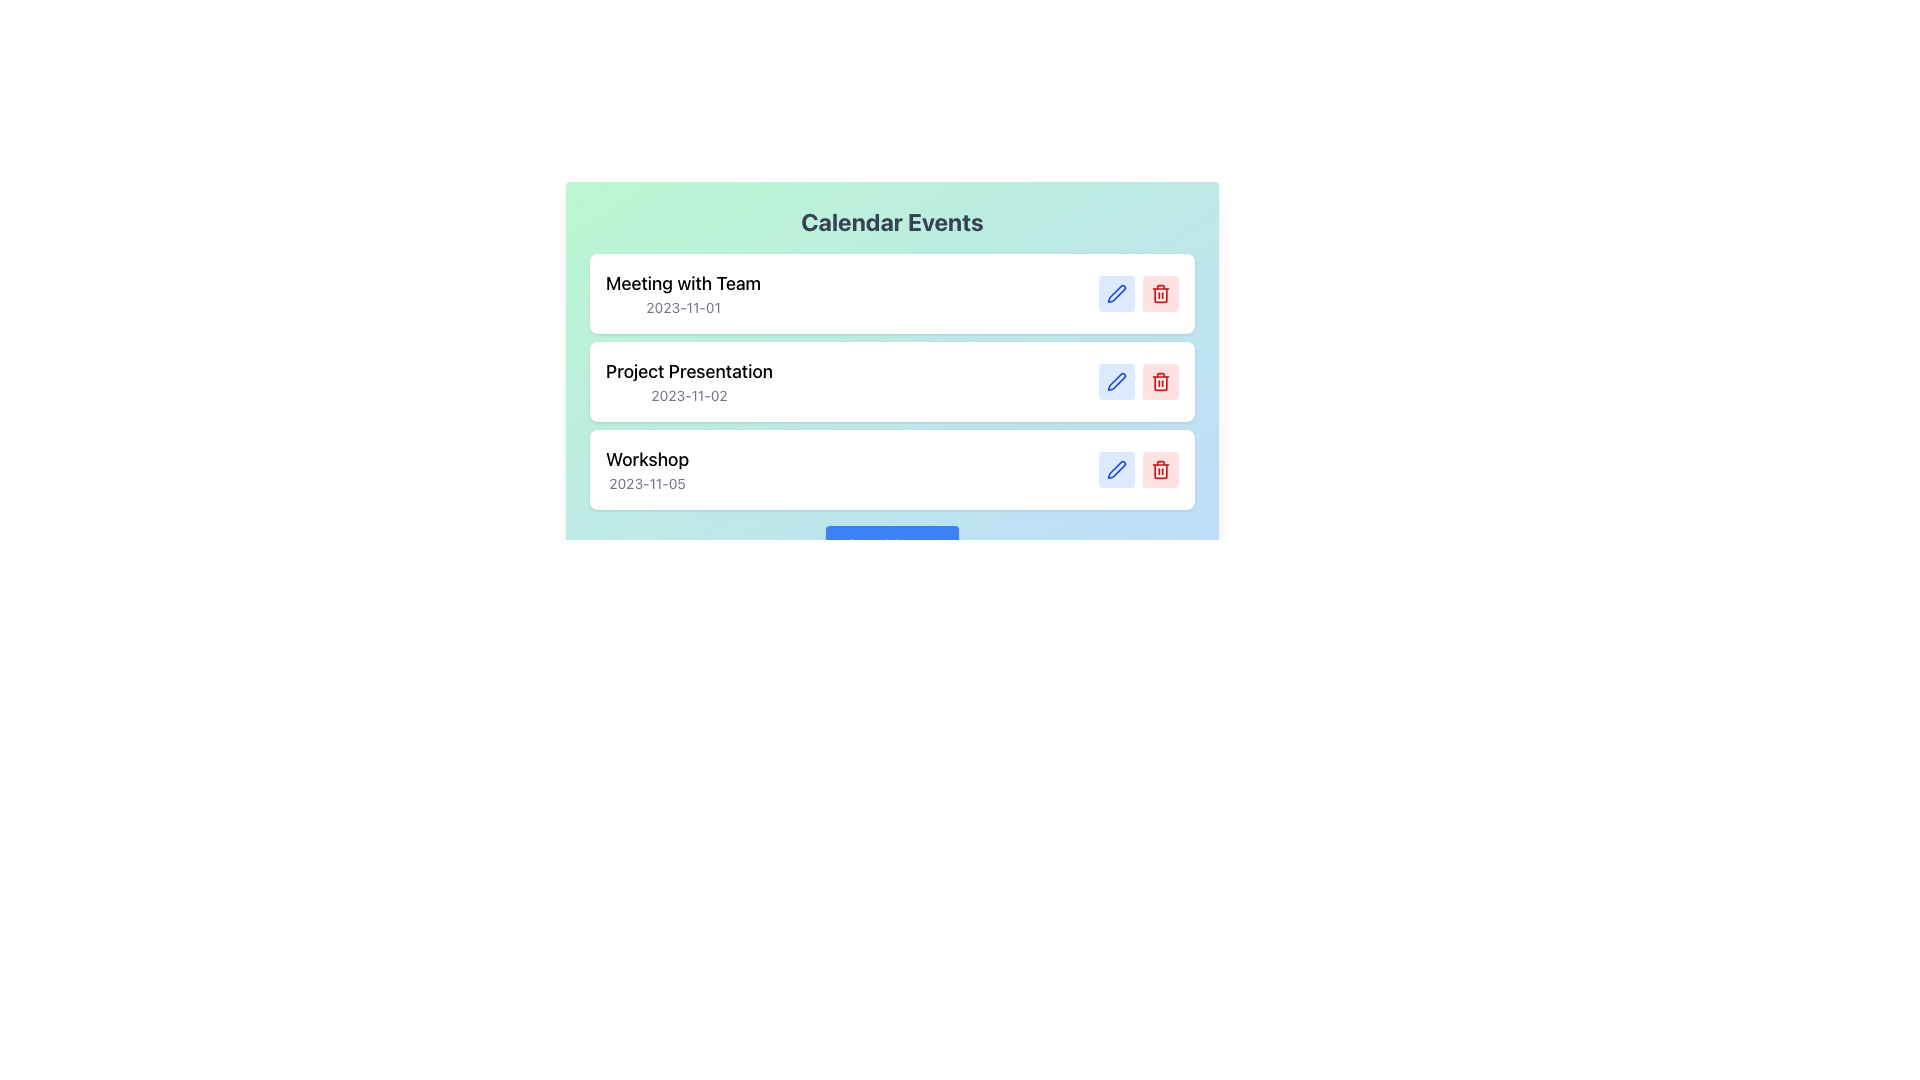  I want to click on the pen-like icon in the light blue button located in the first row under the 'Meeting with Team' event, so click(1116, 293).